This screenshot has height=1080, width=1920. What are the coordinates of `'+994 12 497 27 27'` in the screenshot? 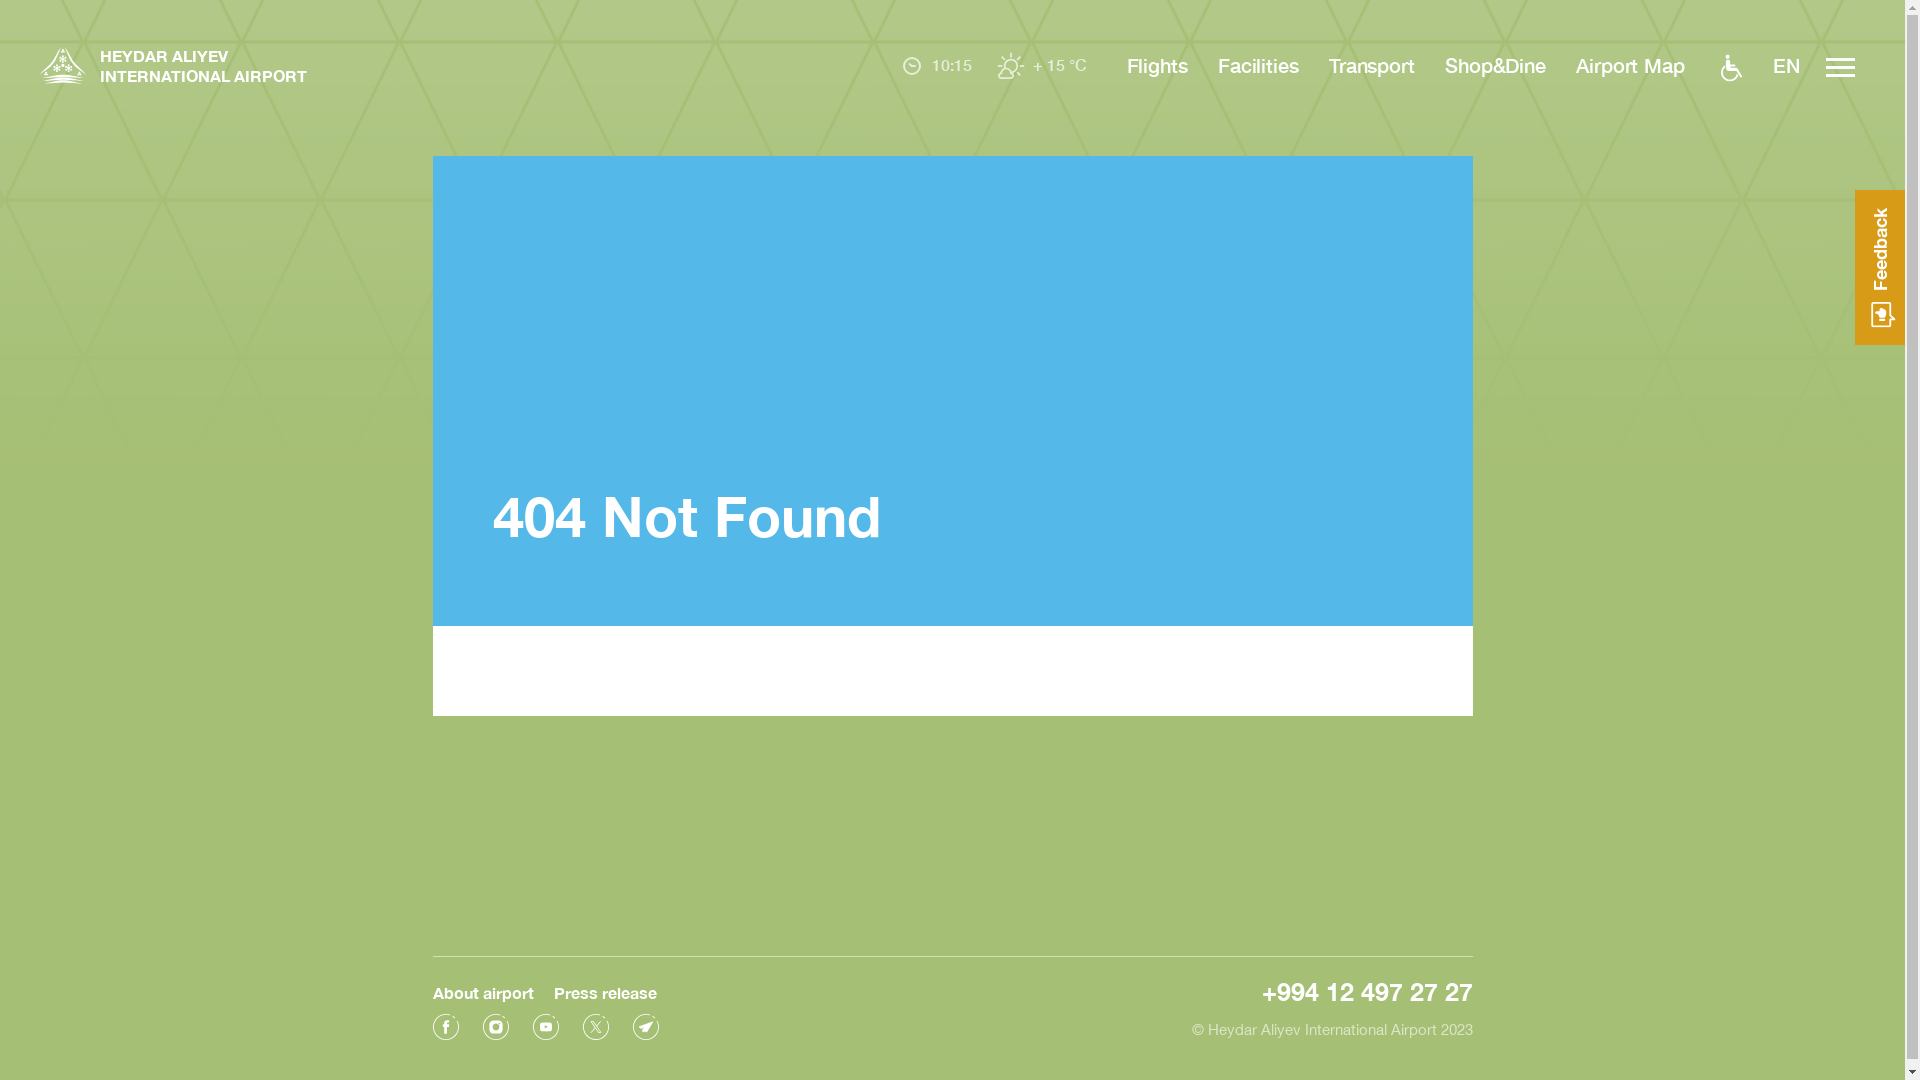 It's located at (1261, 991).